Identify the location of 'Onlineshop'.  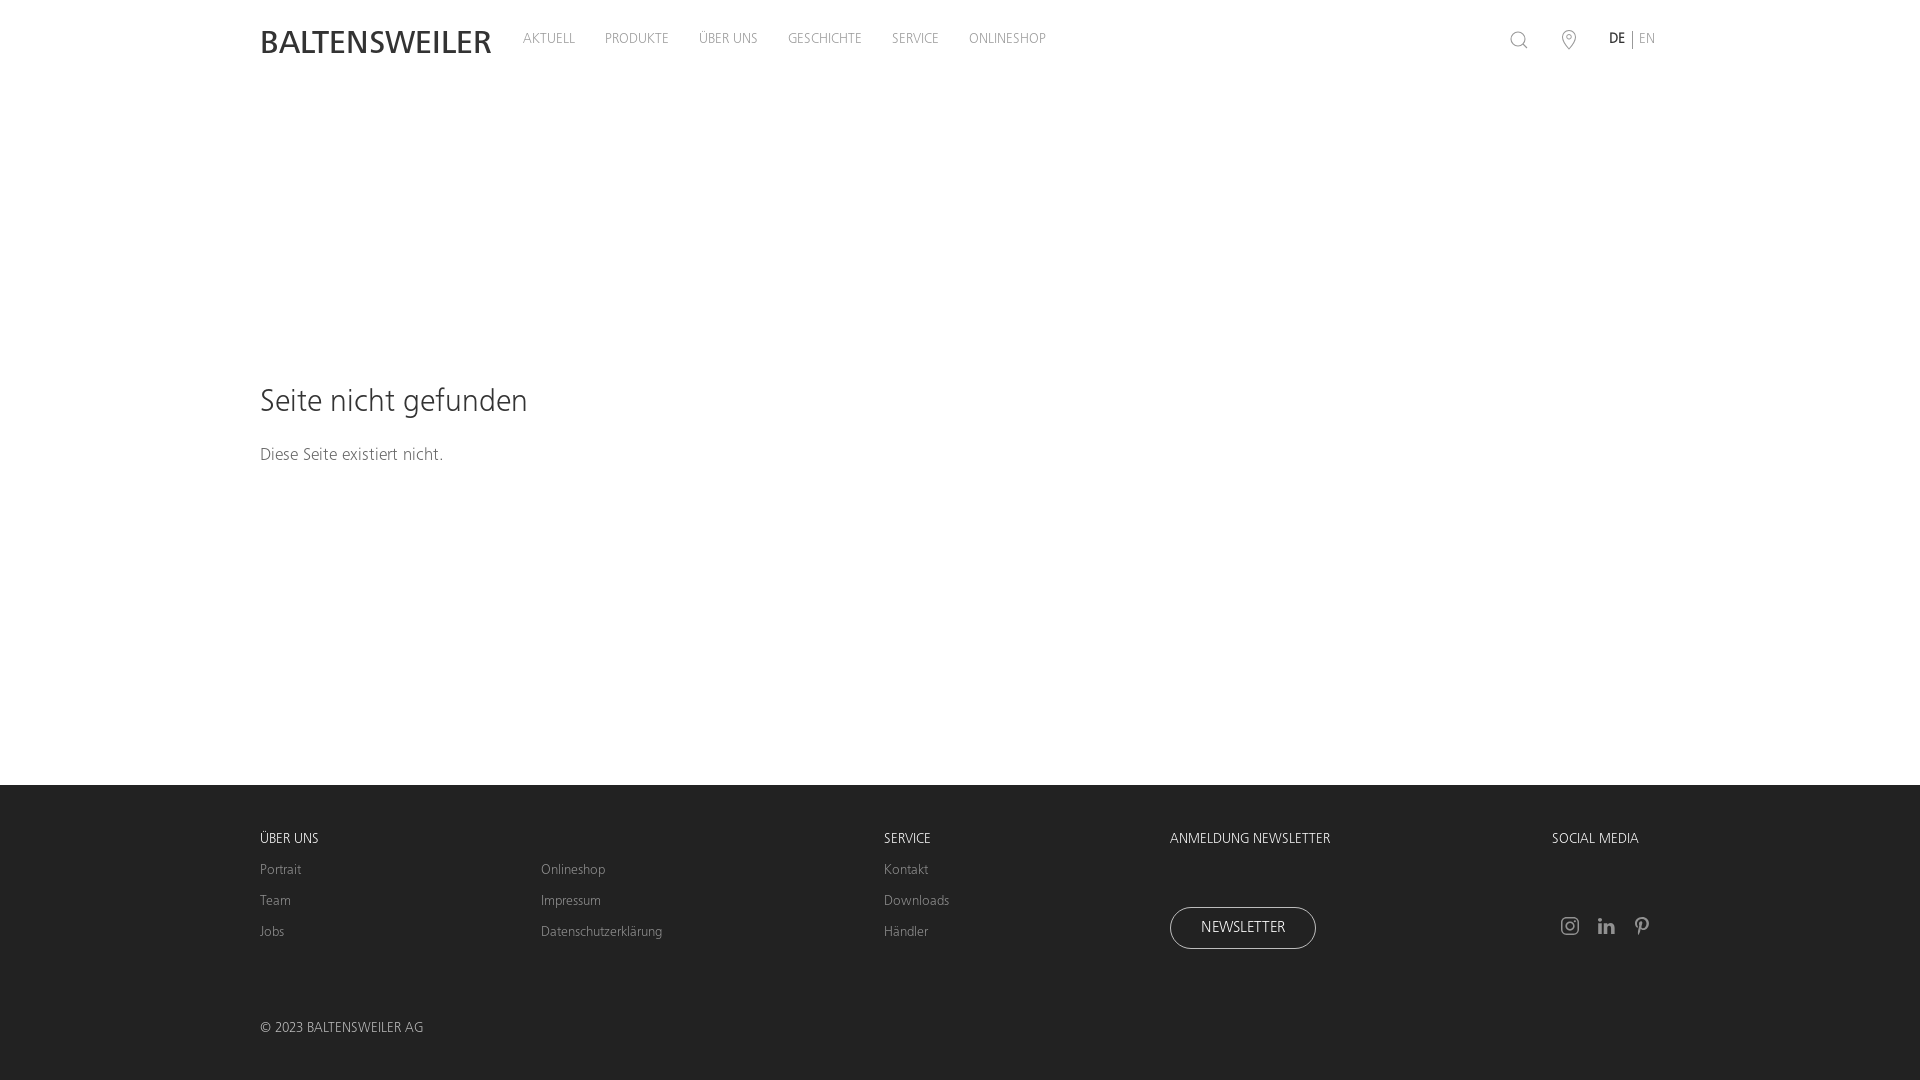
(600, 870).